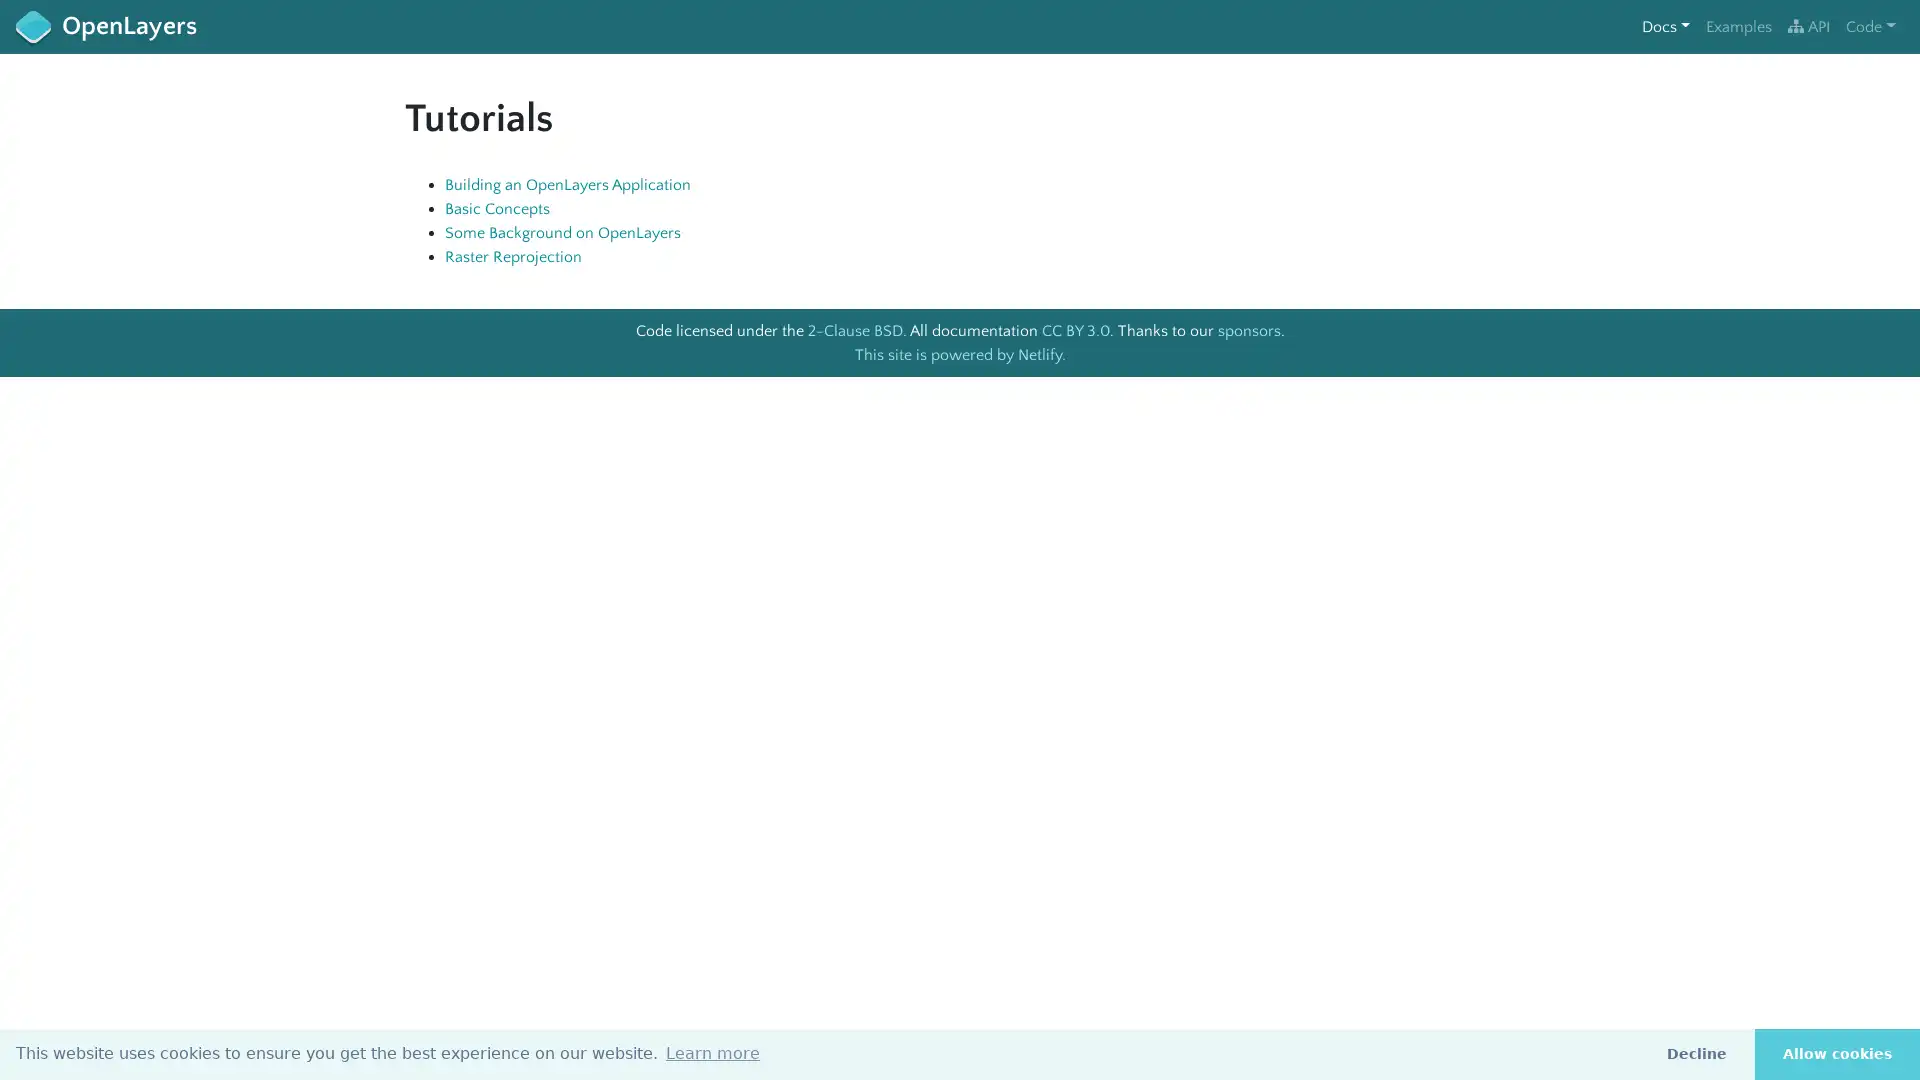 The width and height of the screenshot is (1920, 1080). I want to click on learn more about cookies, so click(713, 1052).